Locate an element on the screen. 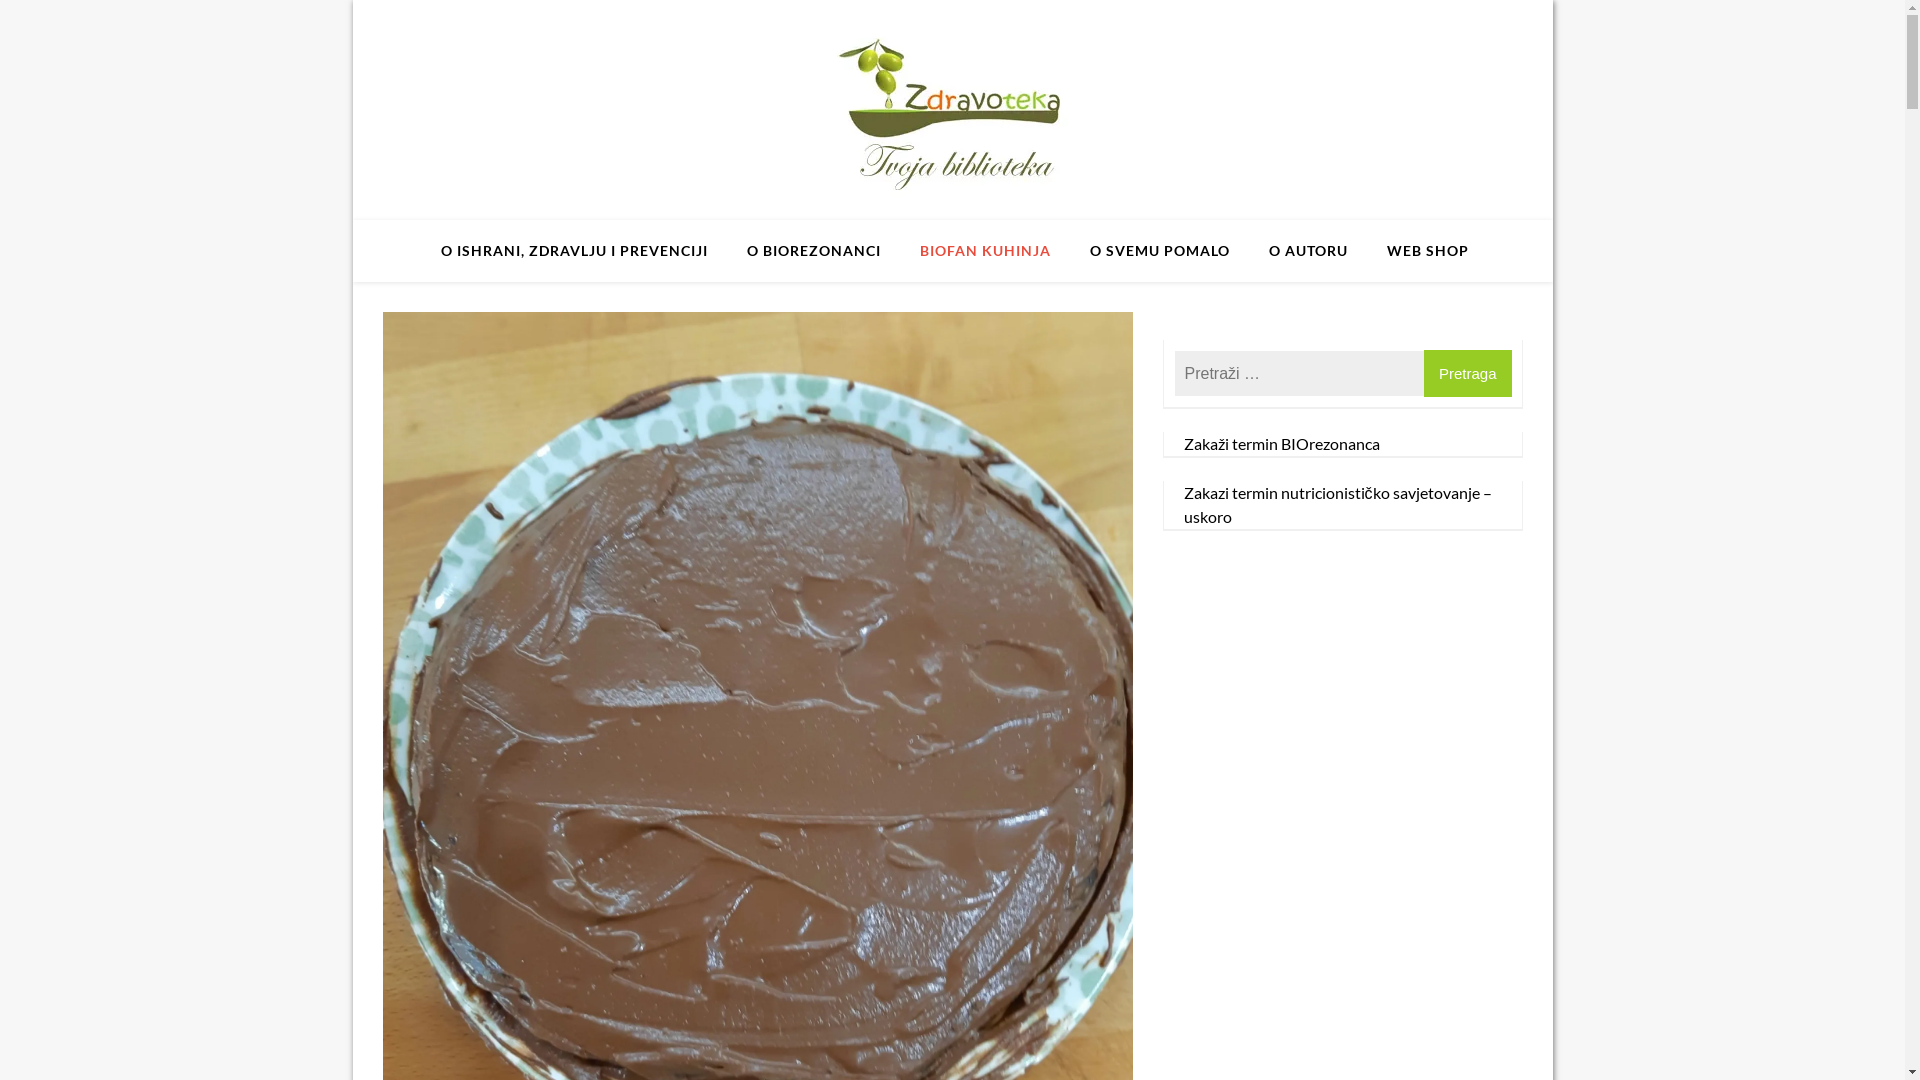  'O AUTORU' is located at coordinates (1251, 249).